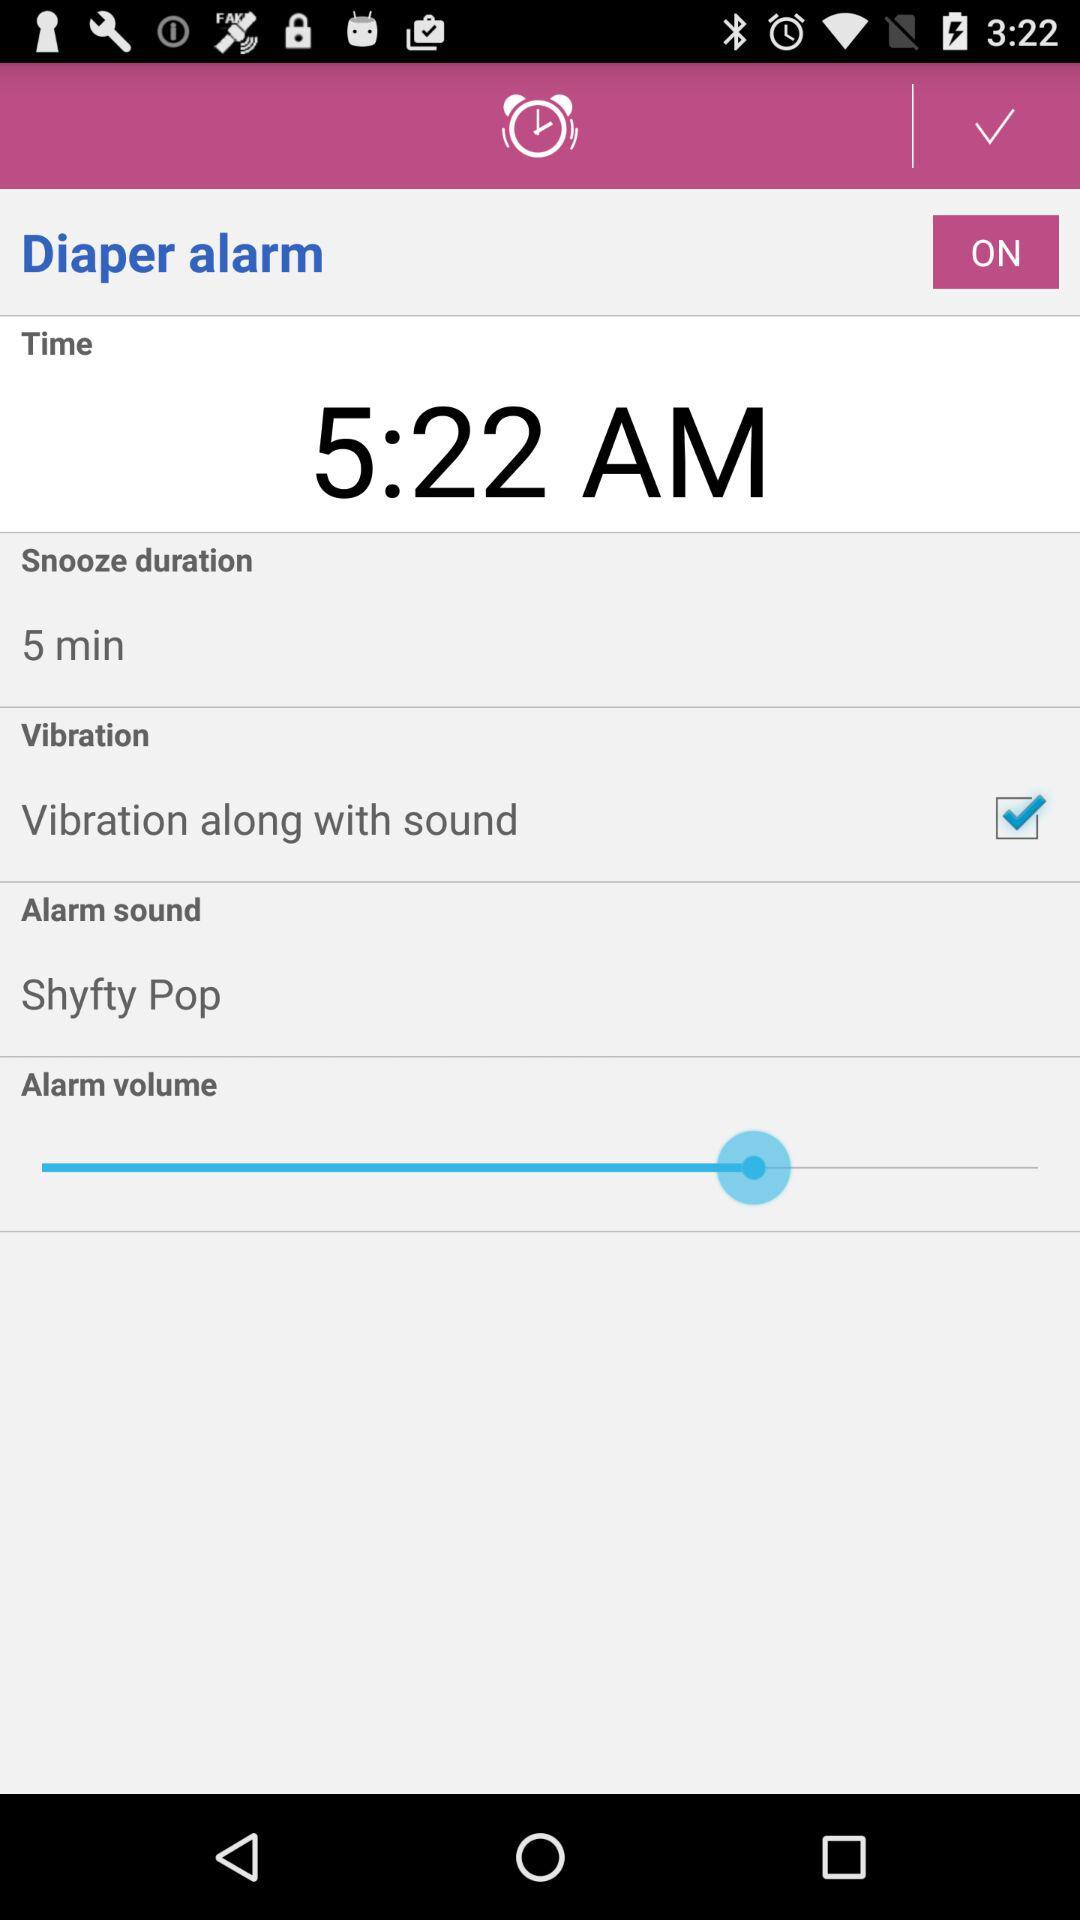 Image resolution: width=1080 pixels, height=1920 pixels. What do you see at coordinates (995, 124) in the screenshot?
I see `set up button` at bounding box center [995, 124].